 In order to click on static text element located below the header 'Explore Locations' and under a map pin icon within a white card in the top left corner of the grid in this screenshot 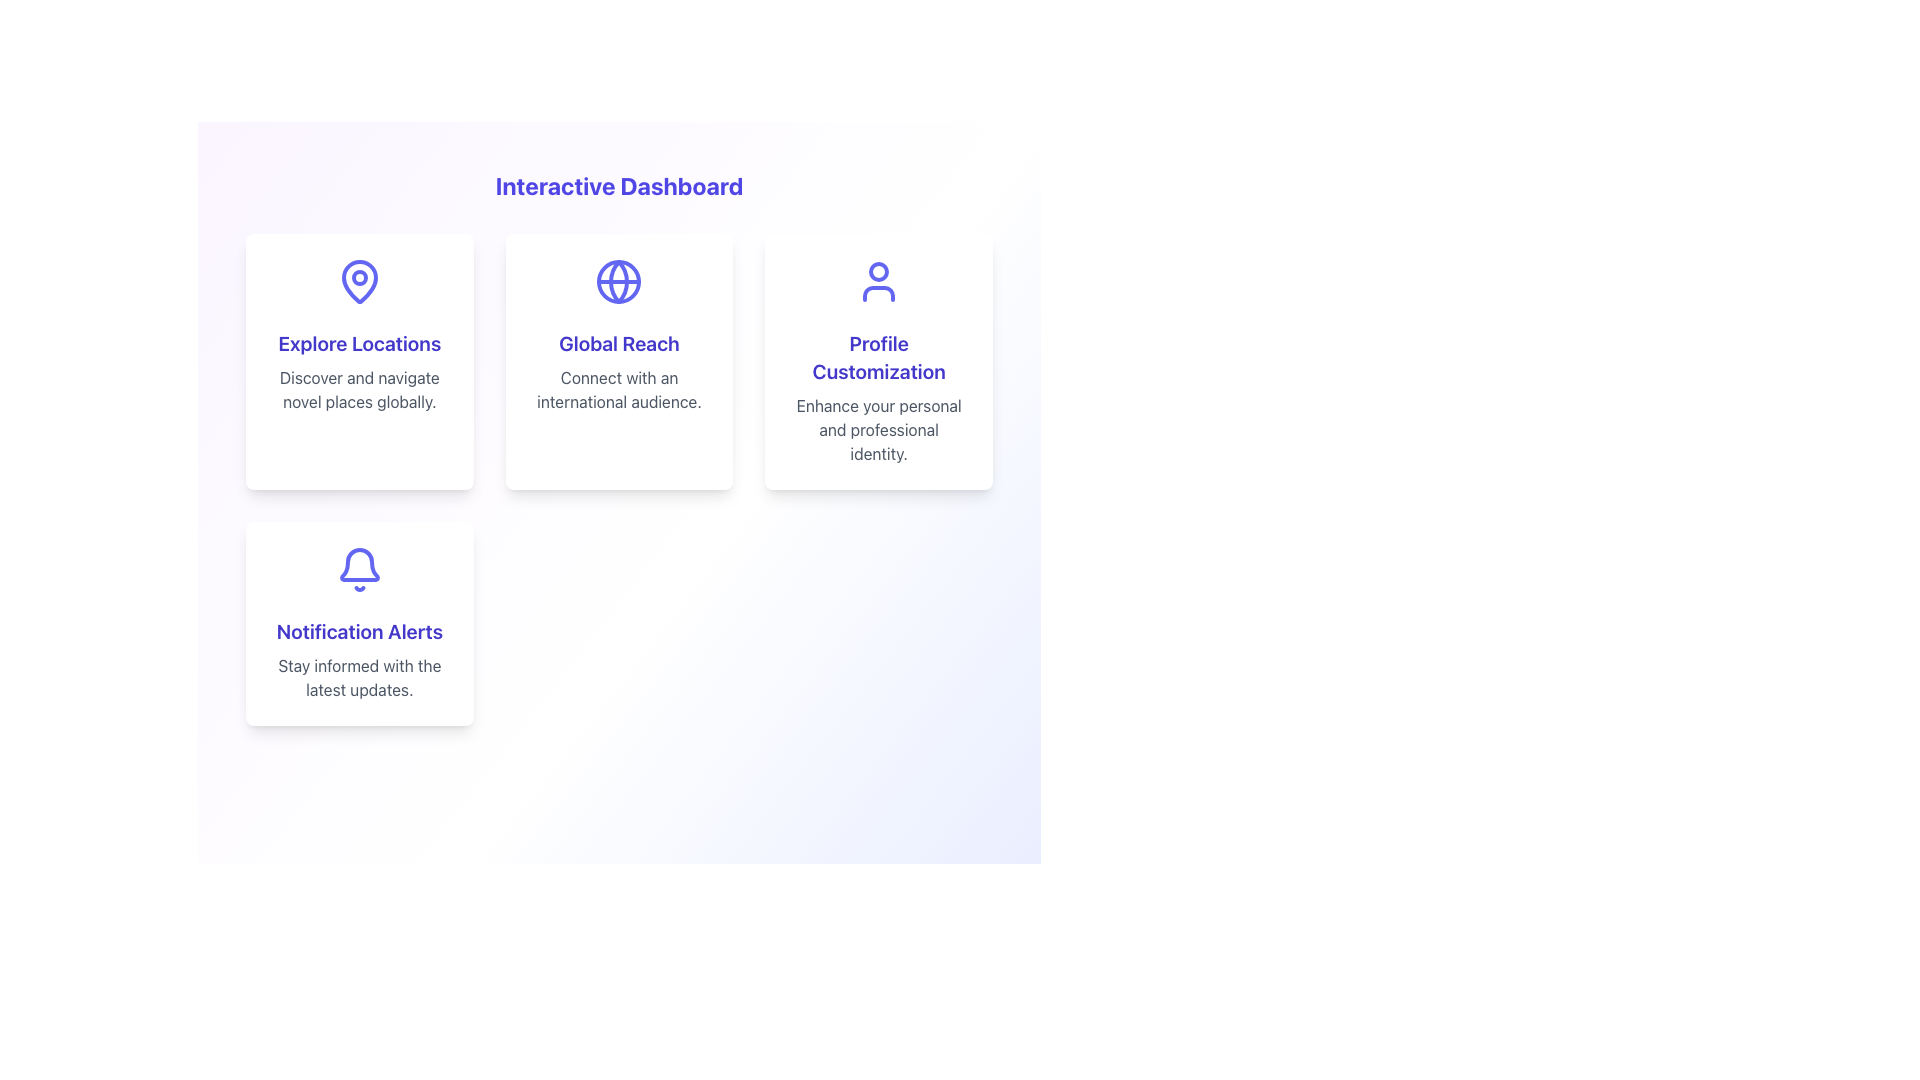, I will do `click(359, 389)`.